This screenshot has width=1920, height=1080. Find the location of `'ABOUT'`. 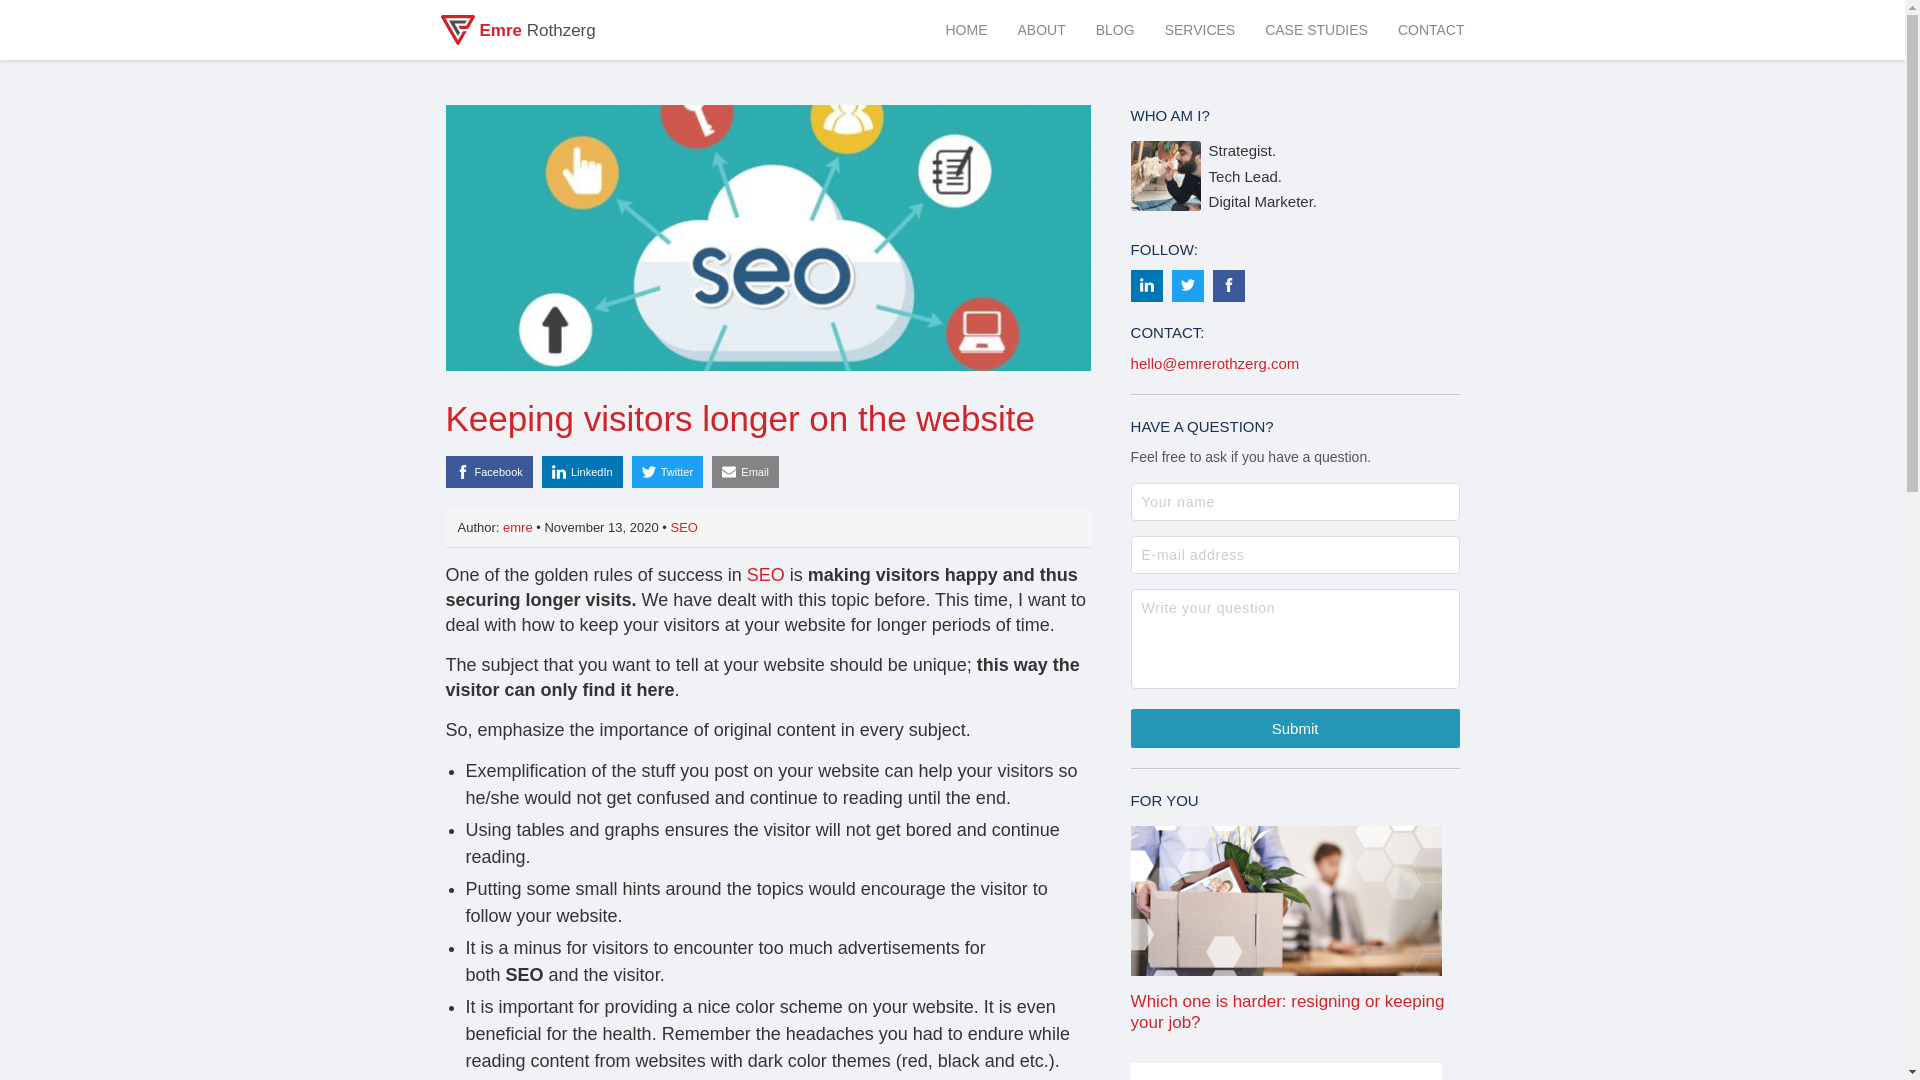

'ABOUT' is located at coordinates (1040, 30).